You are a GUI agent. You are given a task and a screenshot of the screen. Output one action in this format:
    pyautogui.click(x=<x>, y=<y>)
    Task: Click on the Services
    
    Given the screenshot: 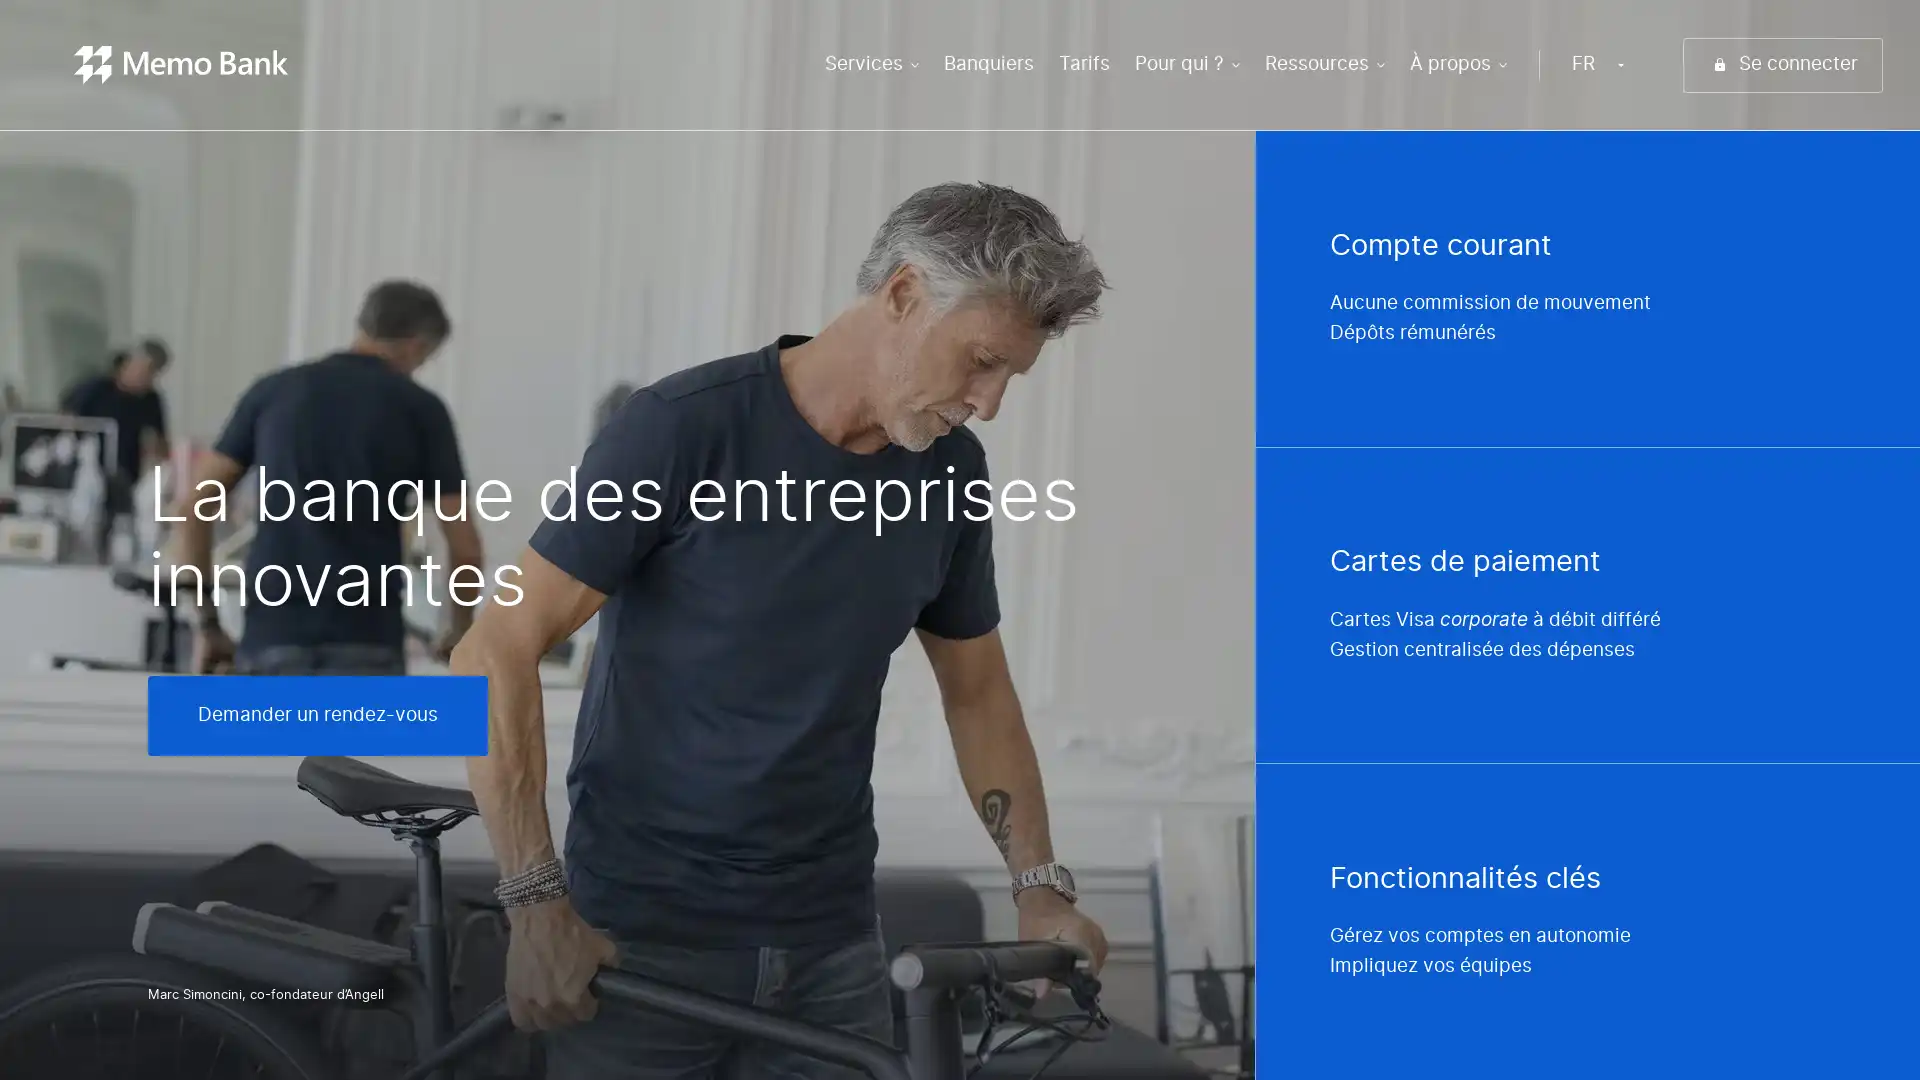 What is the action you would take?
    pyautogui.click(x=872, y=64)
    